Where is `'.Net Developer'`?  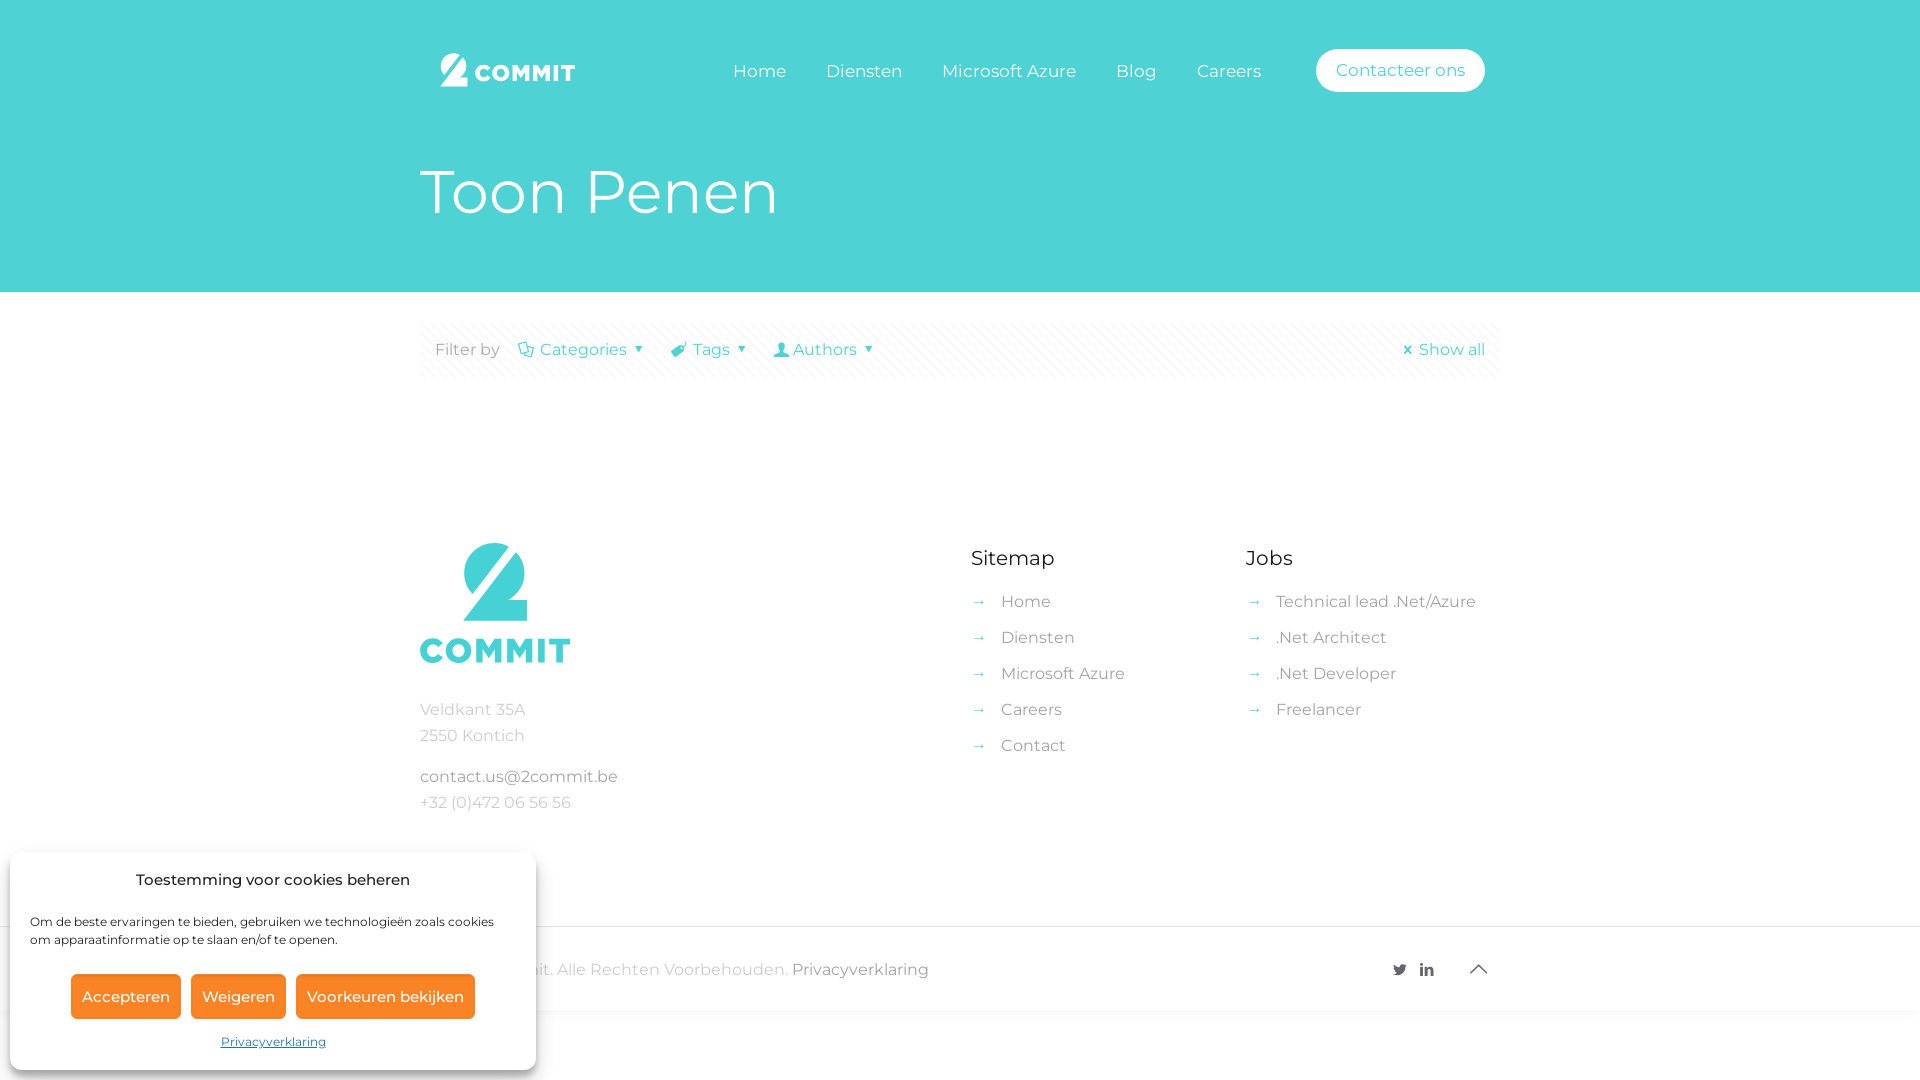 '.Net Developer' is located at coordinates (1335, 673).